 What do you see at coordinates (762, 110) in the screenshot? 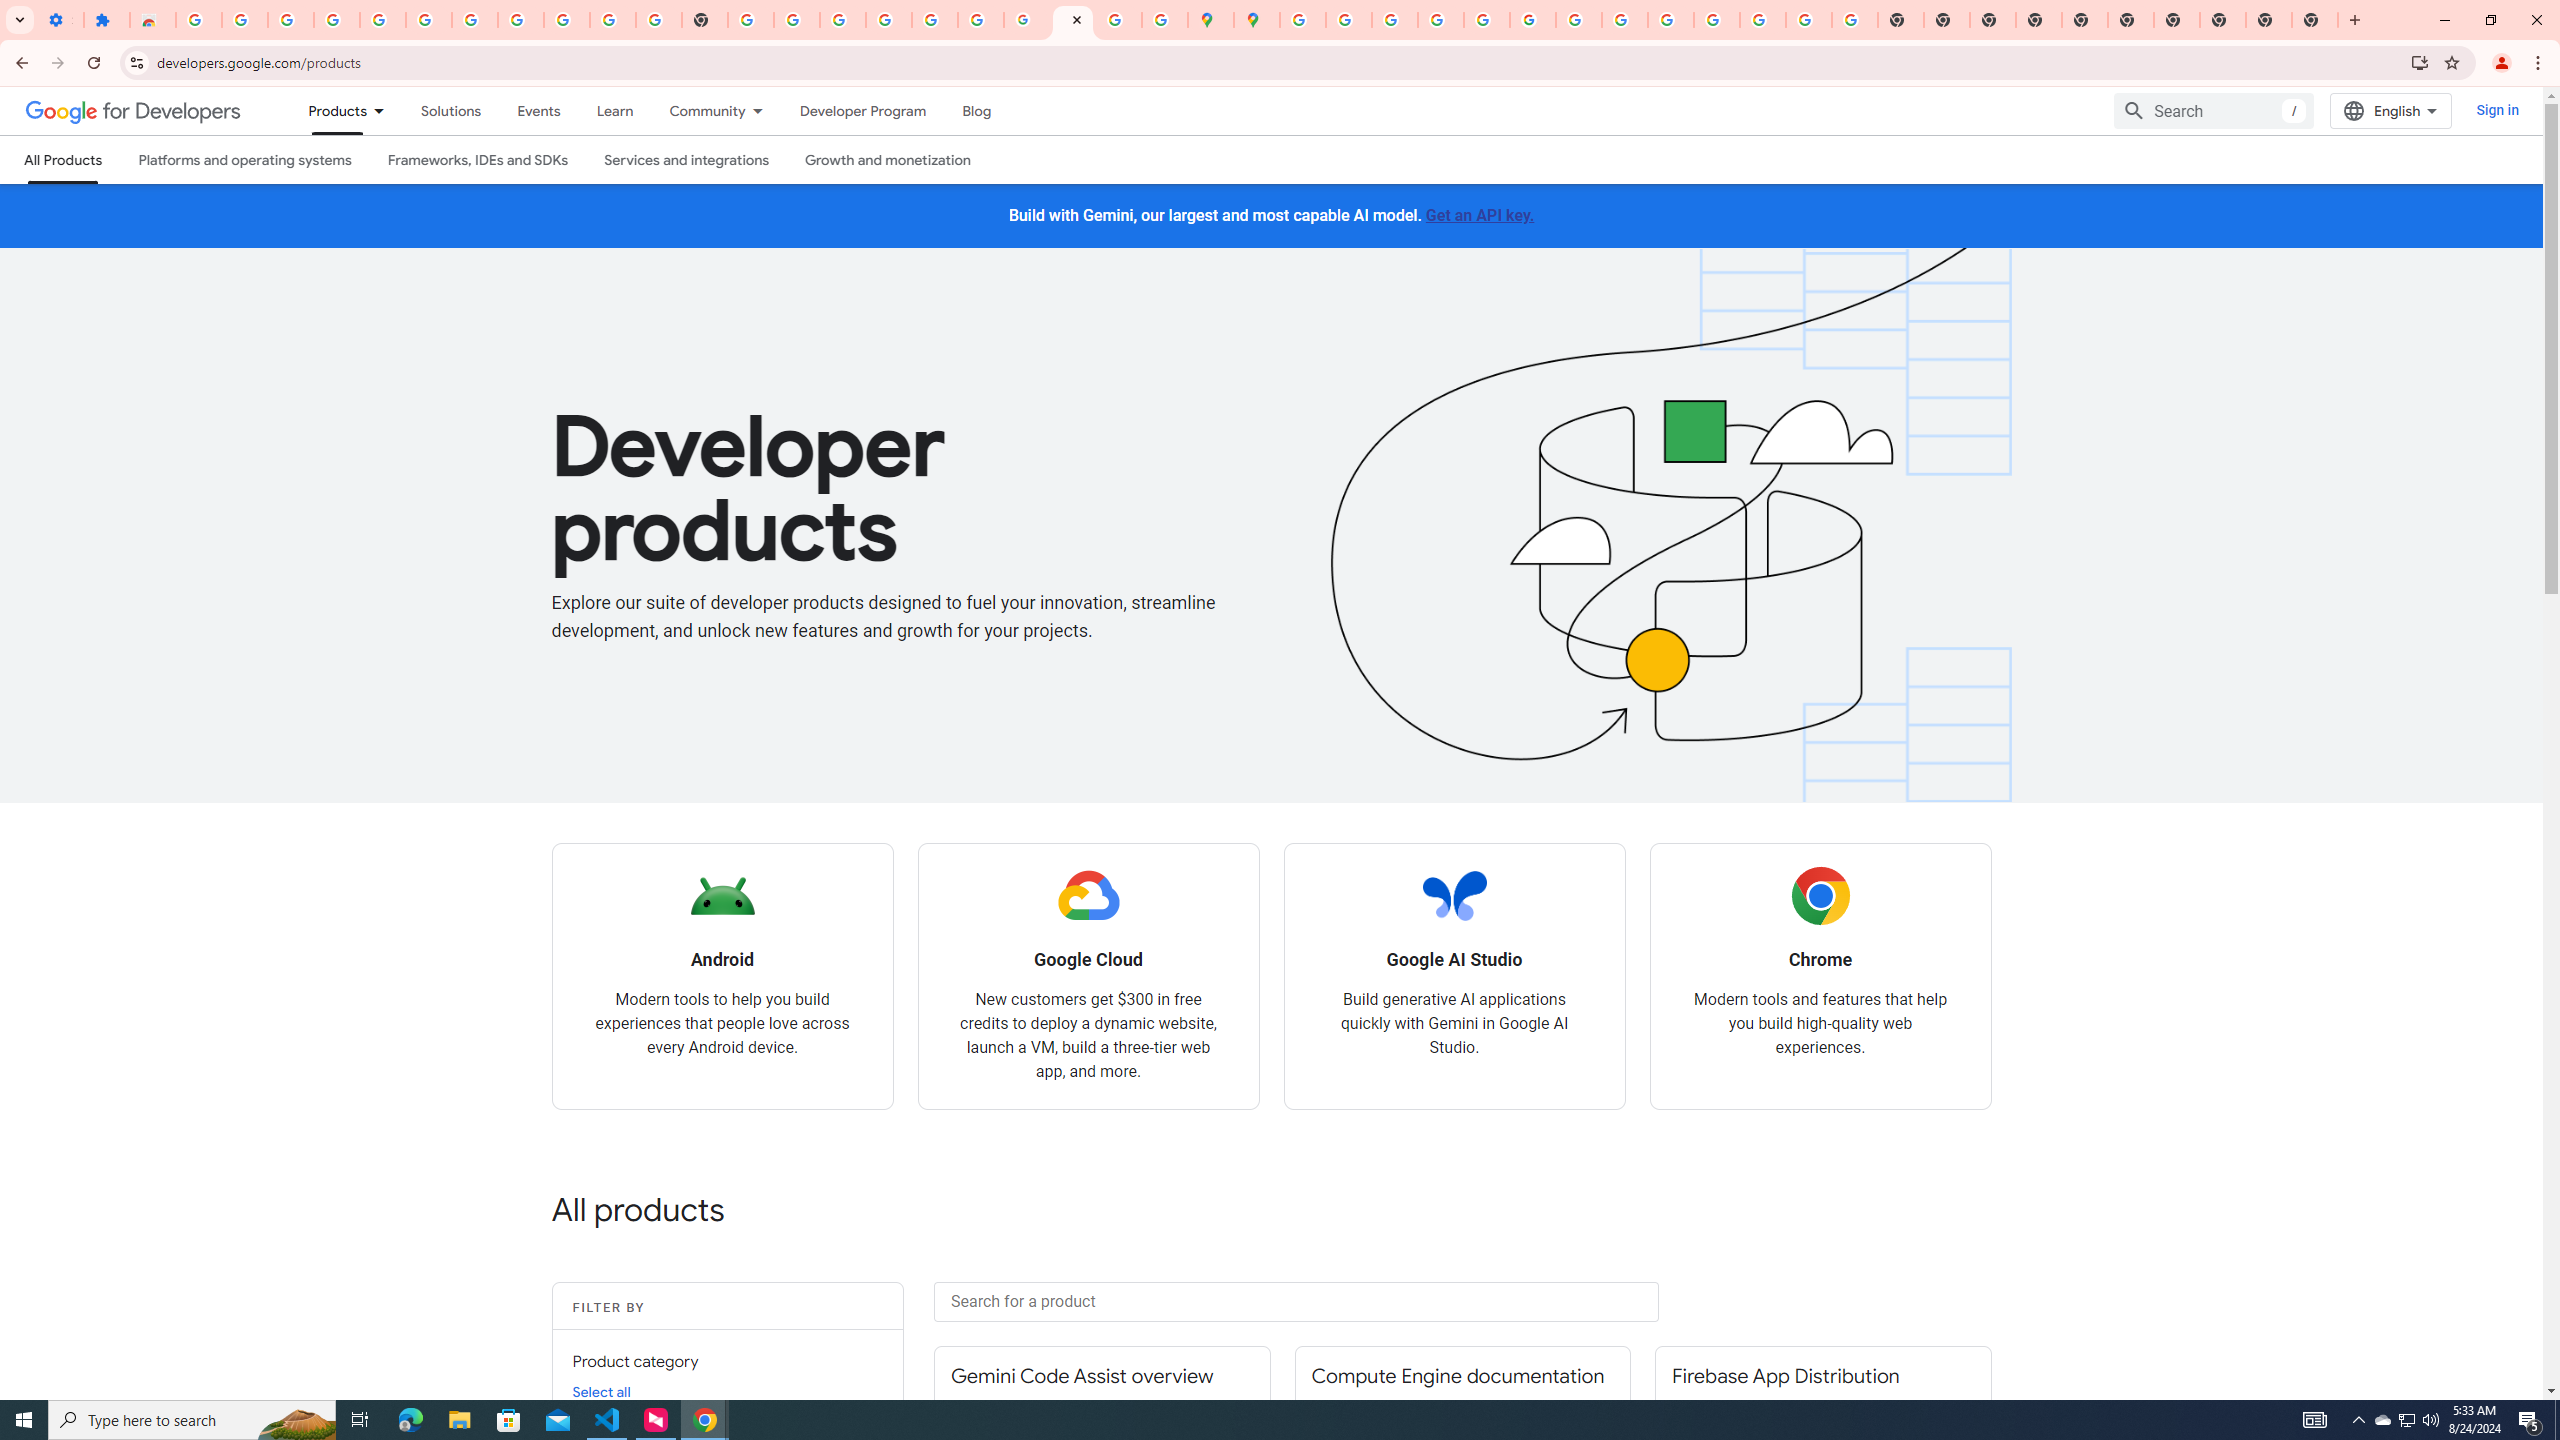
I see `'Dropdown menu for Community'` at bounding box center [762, 110].